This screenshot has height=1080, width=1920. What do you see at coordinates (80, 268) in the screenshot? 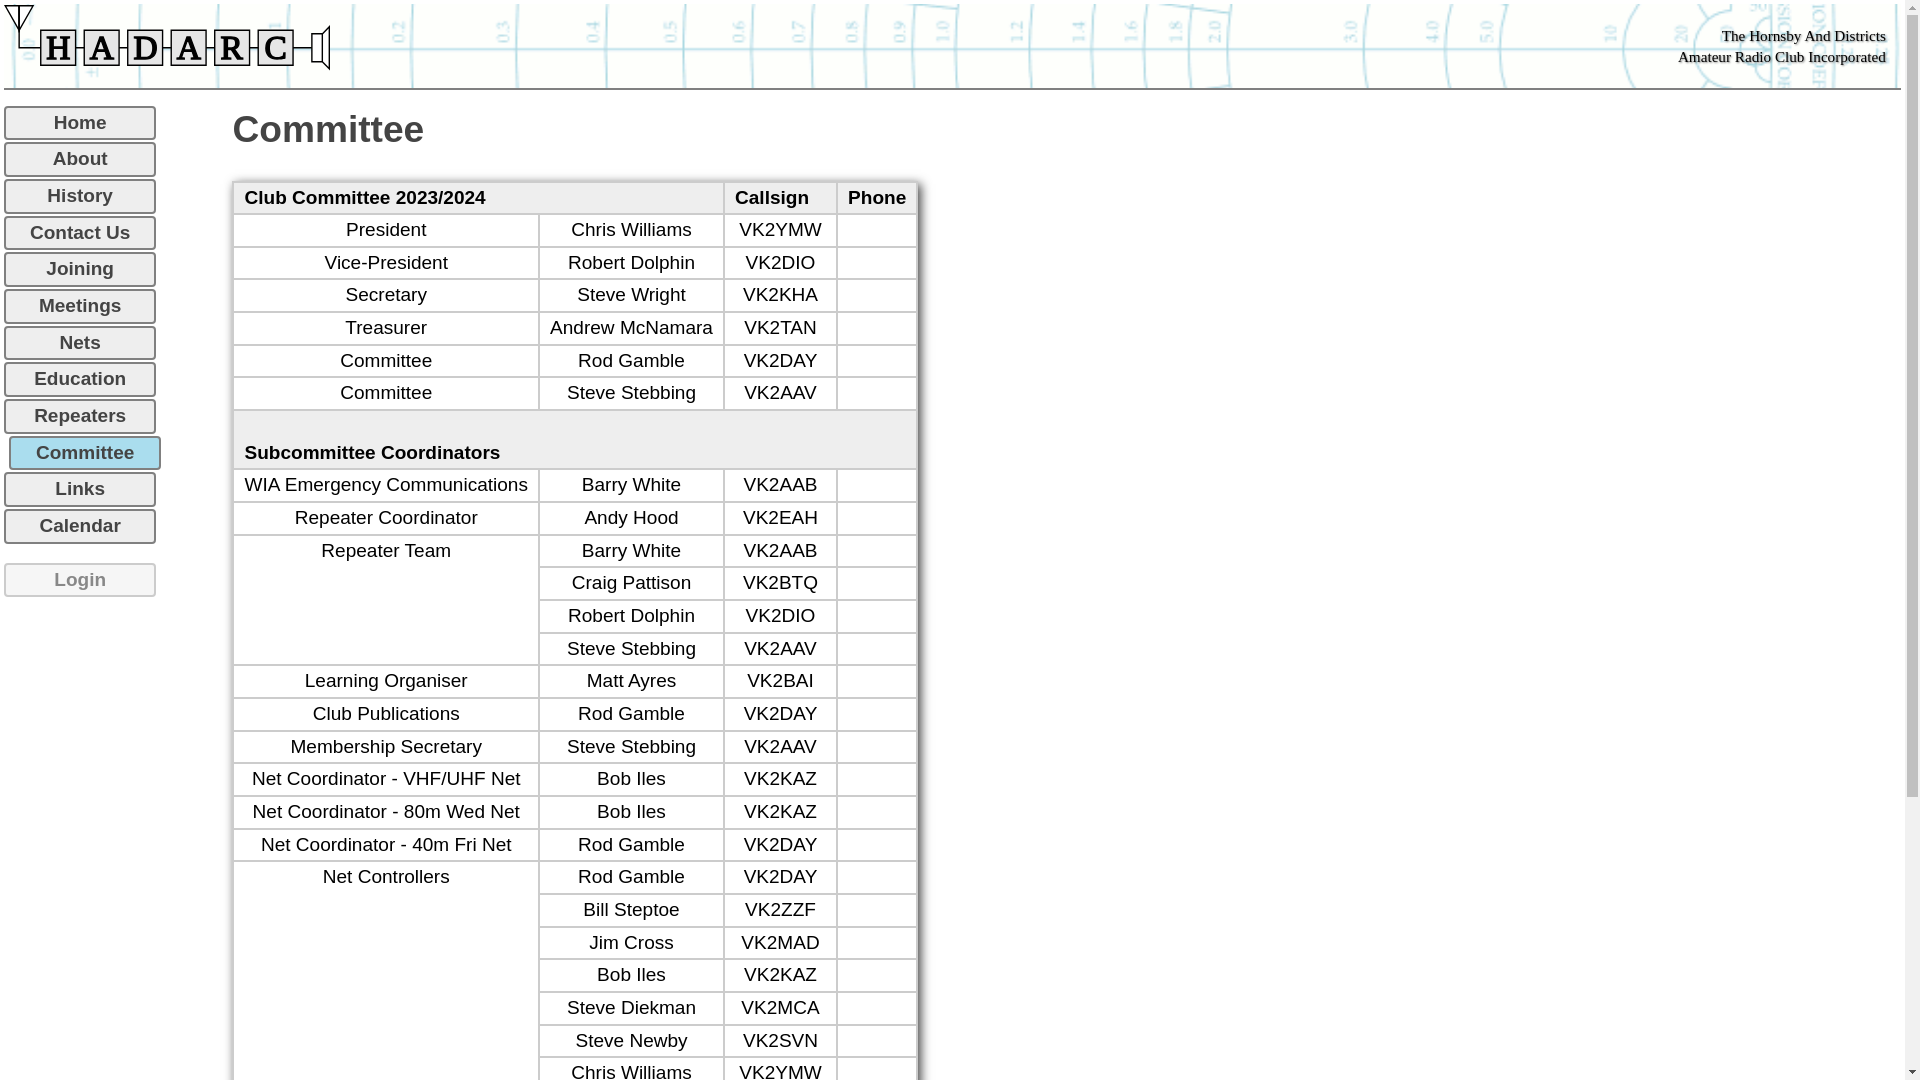
I see `'Joining'` at bounding box center [80, 268].